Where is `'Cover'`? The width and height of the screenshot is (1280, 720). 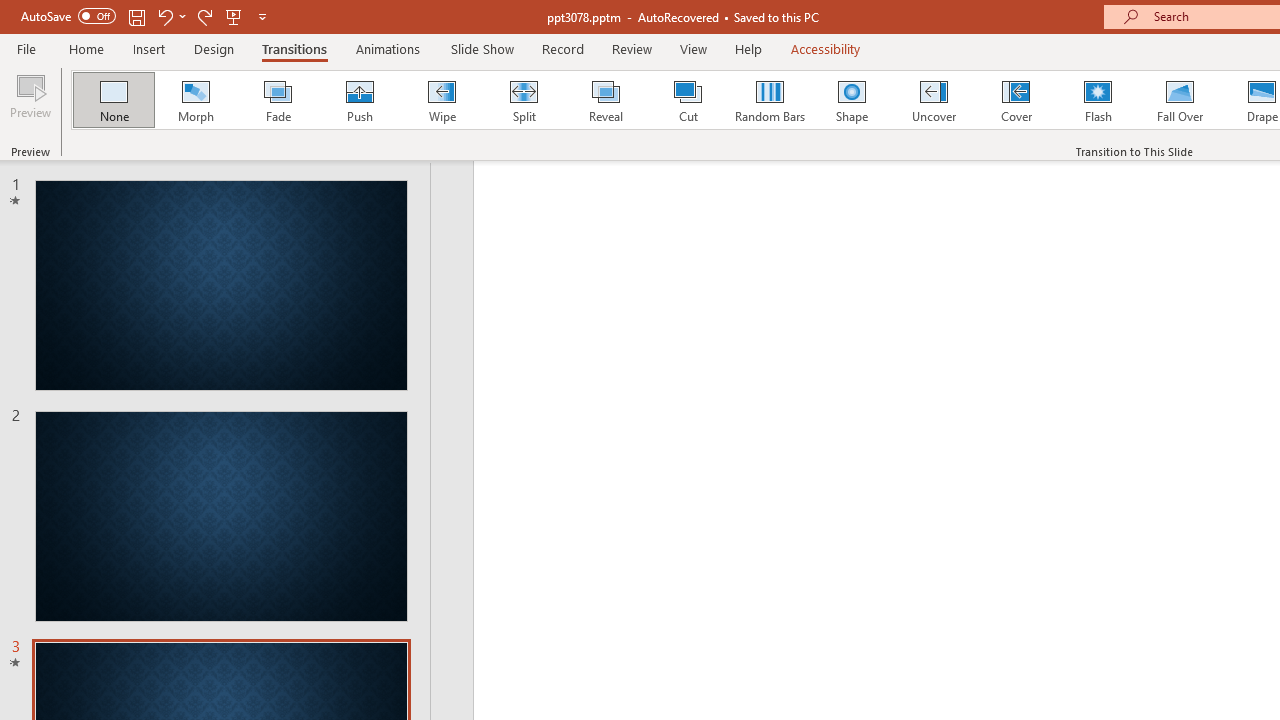 'Cover' is located at coordinates (1016, 100).